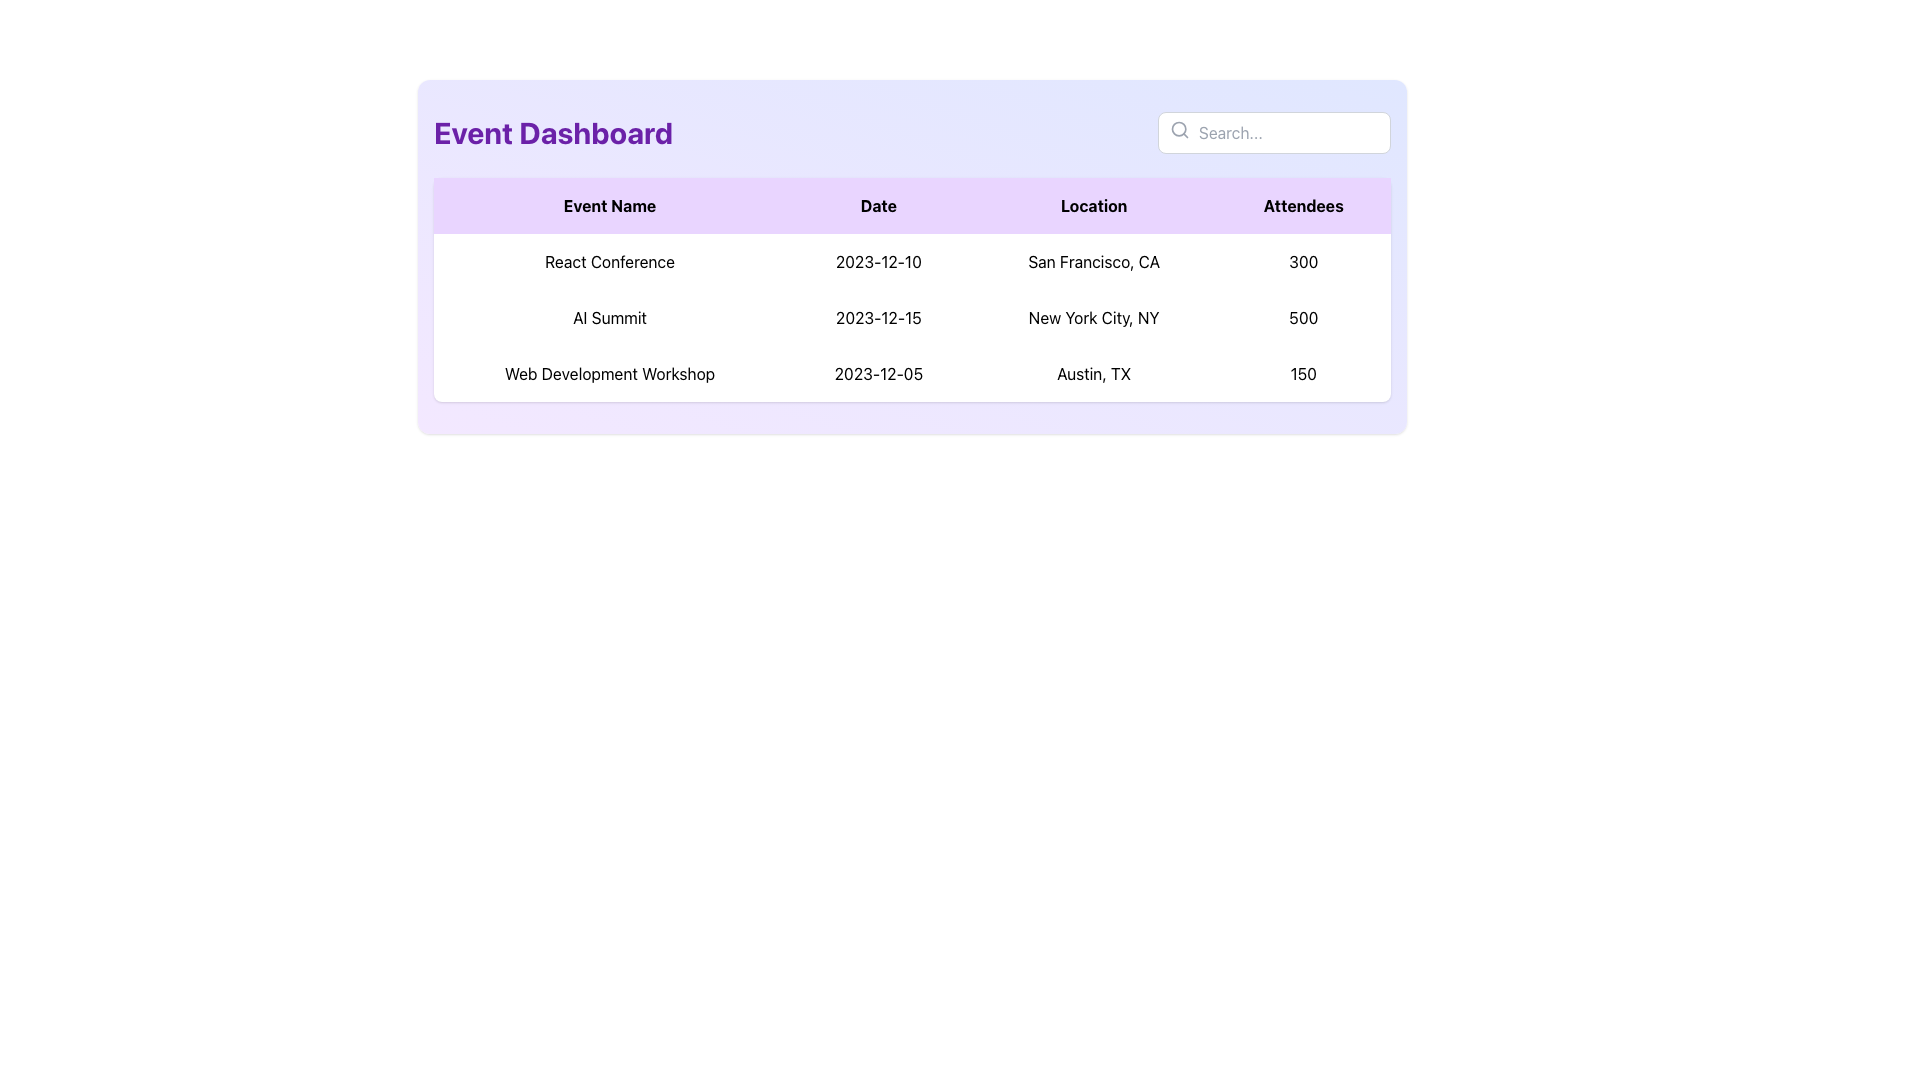 The width and height of the screenshot is (1920, 1080). I want to click on the rows of the purple-themed table containing event information, so click(911, 289).